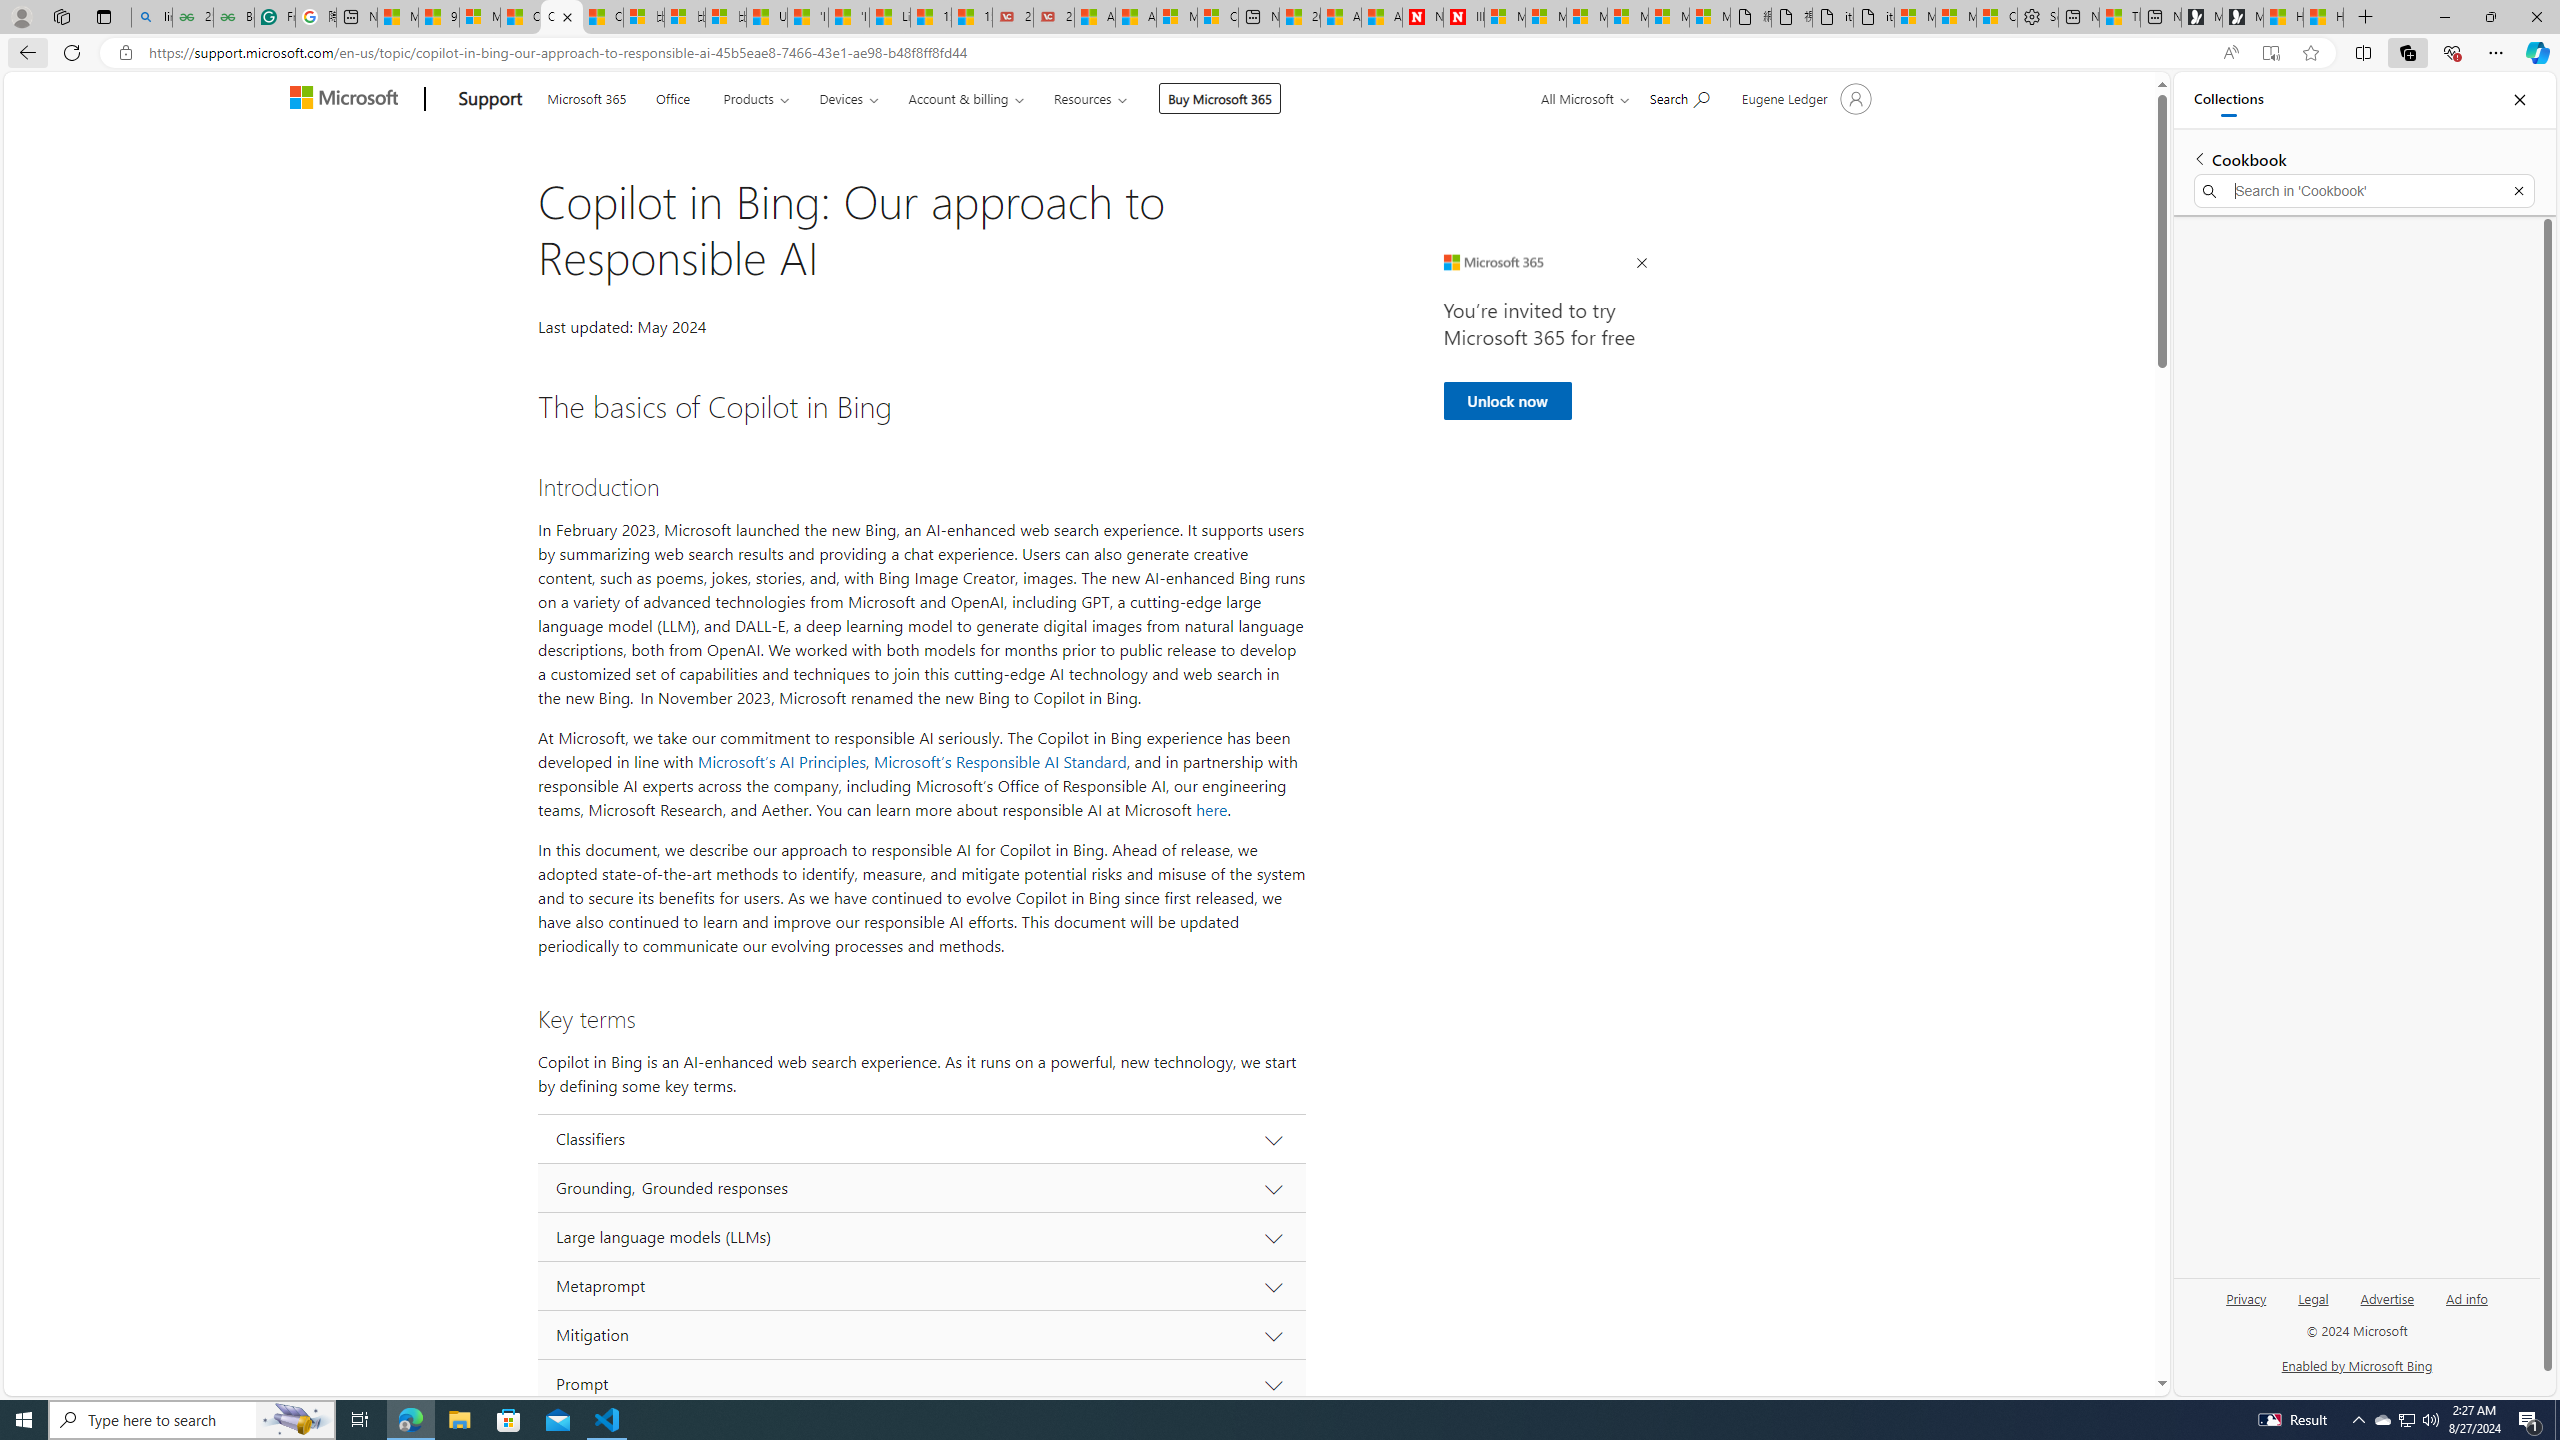  What do you see at coordinates (2519, 191) in the screenshot?
I see `'Exit search'` at bounding box center [2519, 191].